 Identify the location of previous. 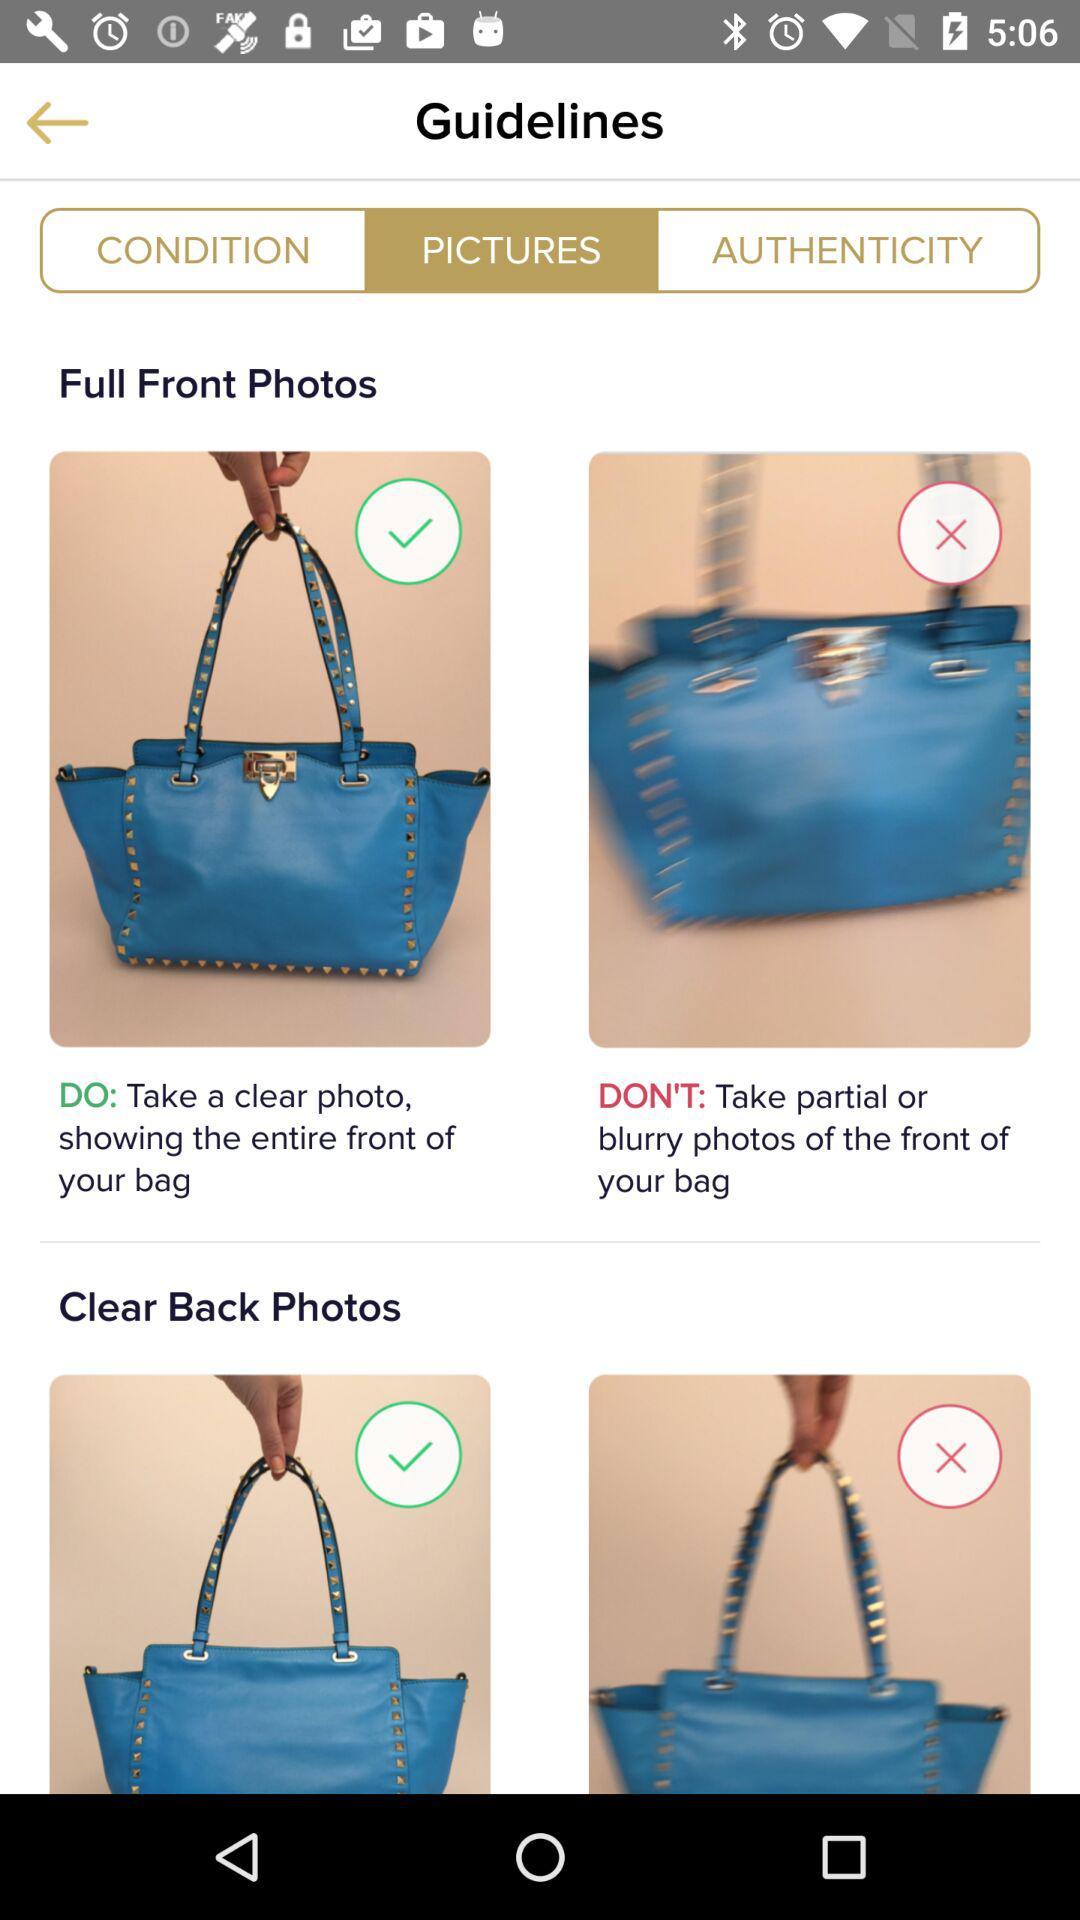
(56, 121).